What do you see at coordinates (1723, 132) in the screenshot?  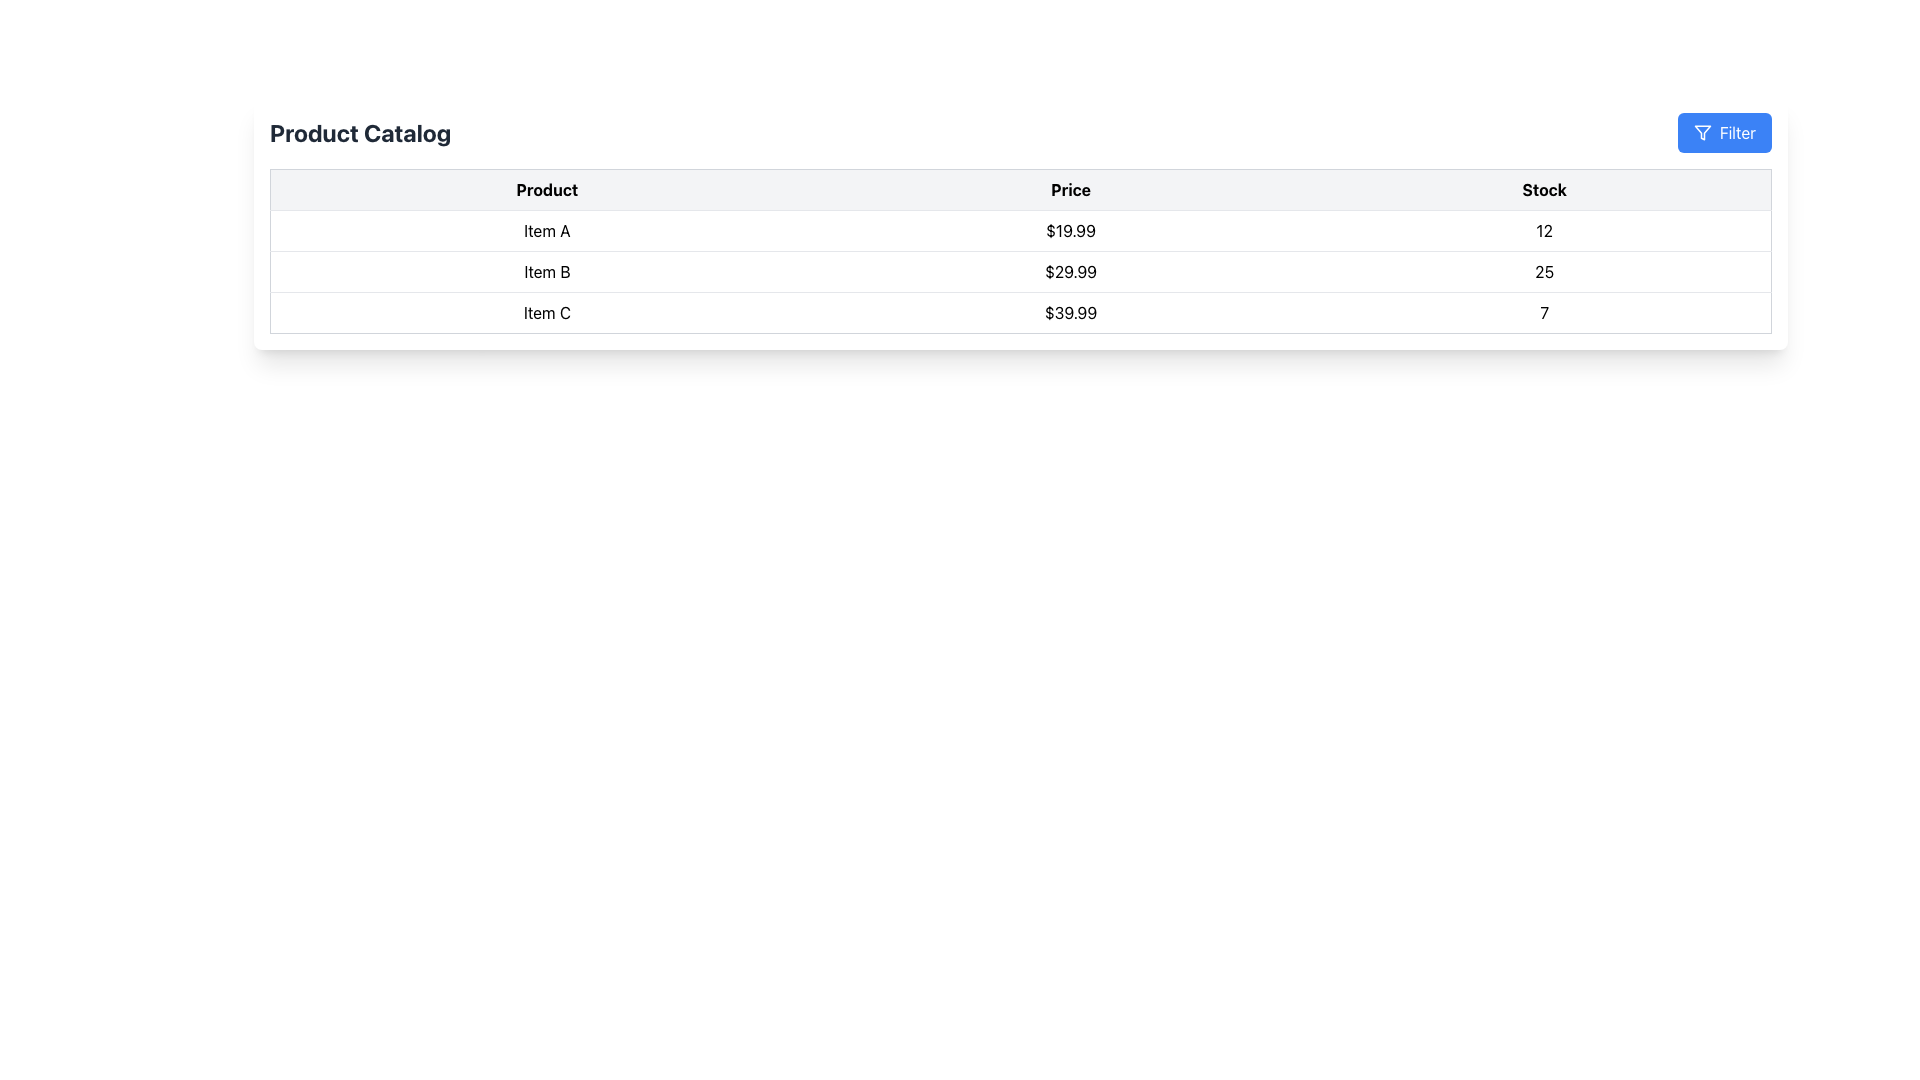 I see `the filter button located on the far right of the menu bar, next to the 'Product Catalog' text, to trigger visual changes` at bounding box center [1723, 132].